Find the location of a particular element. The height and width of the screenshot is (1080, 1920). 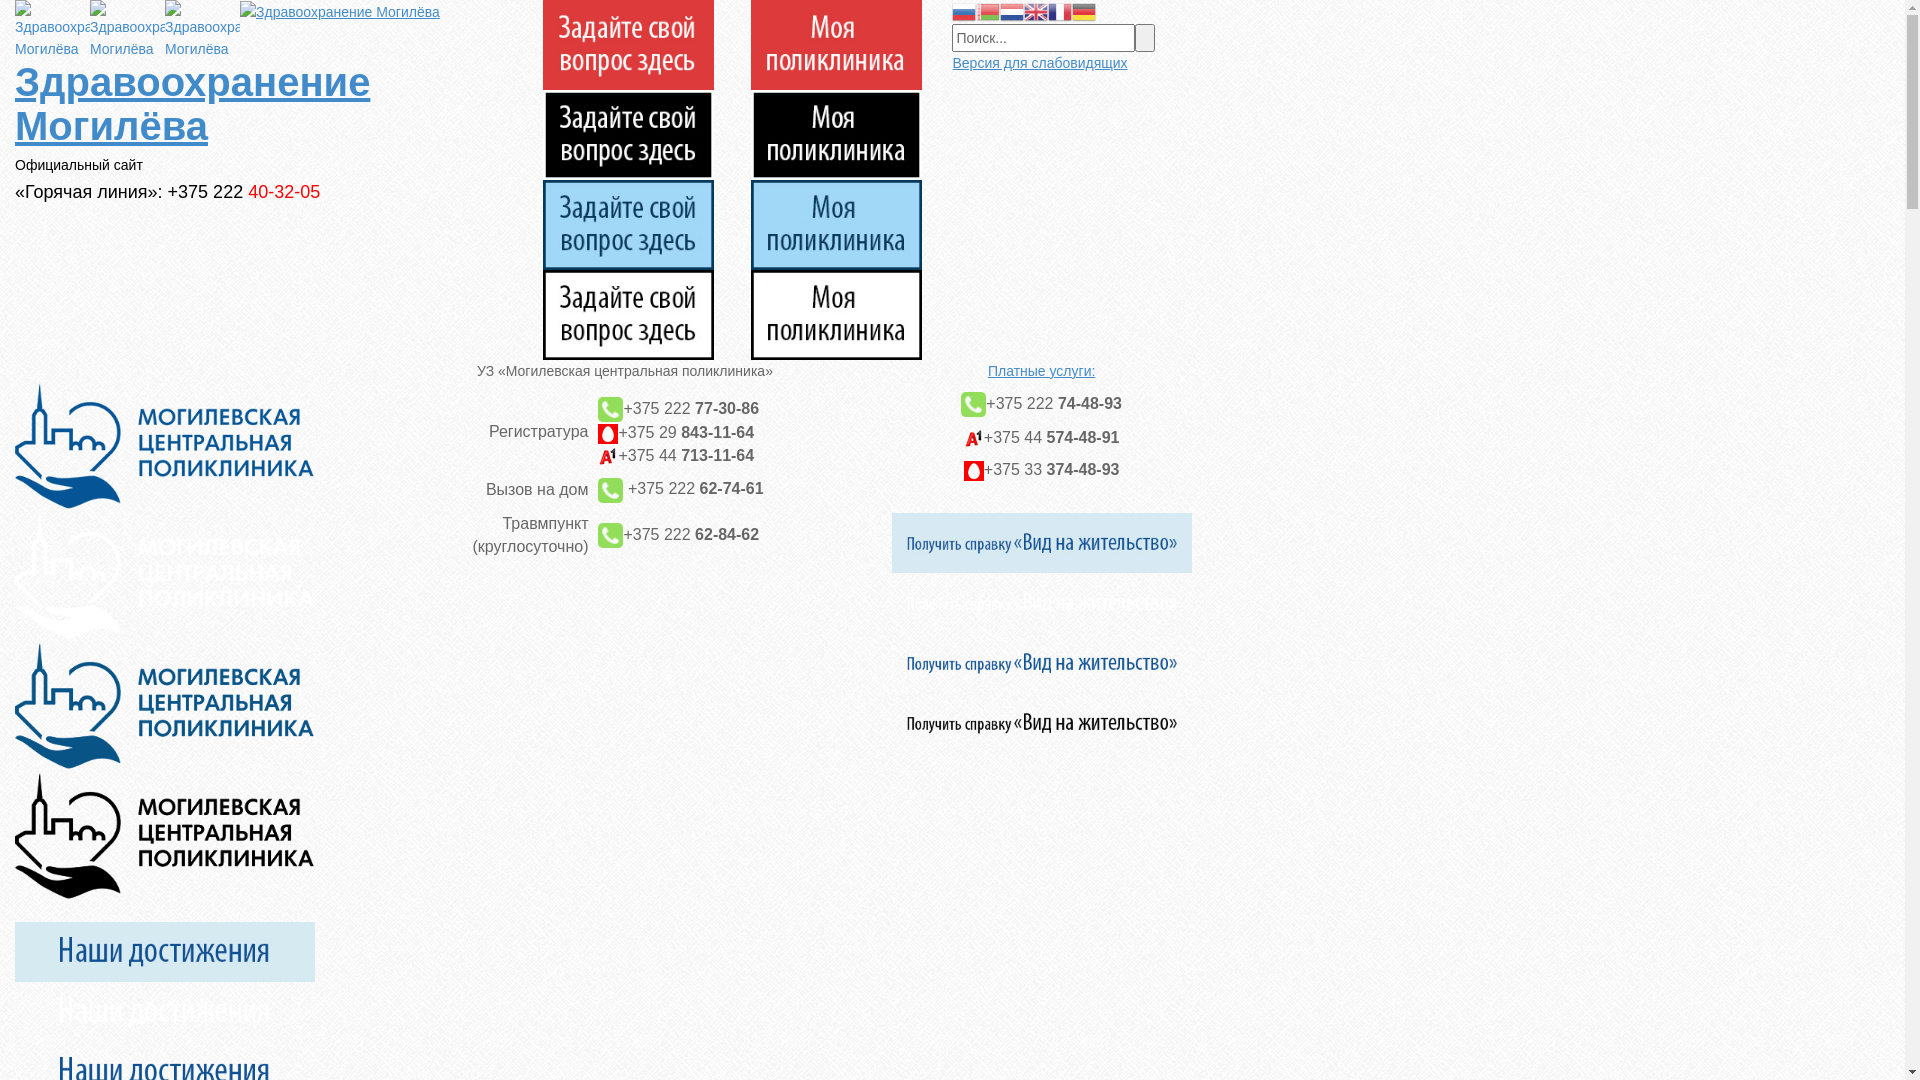

'Russian' is located at coordinates (964, 11).